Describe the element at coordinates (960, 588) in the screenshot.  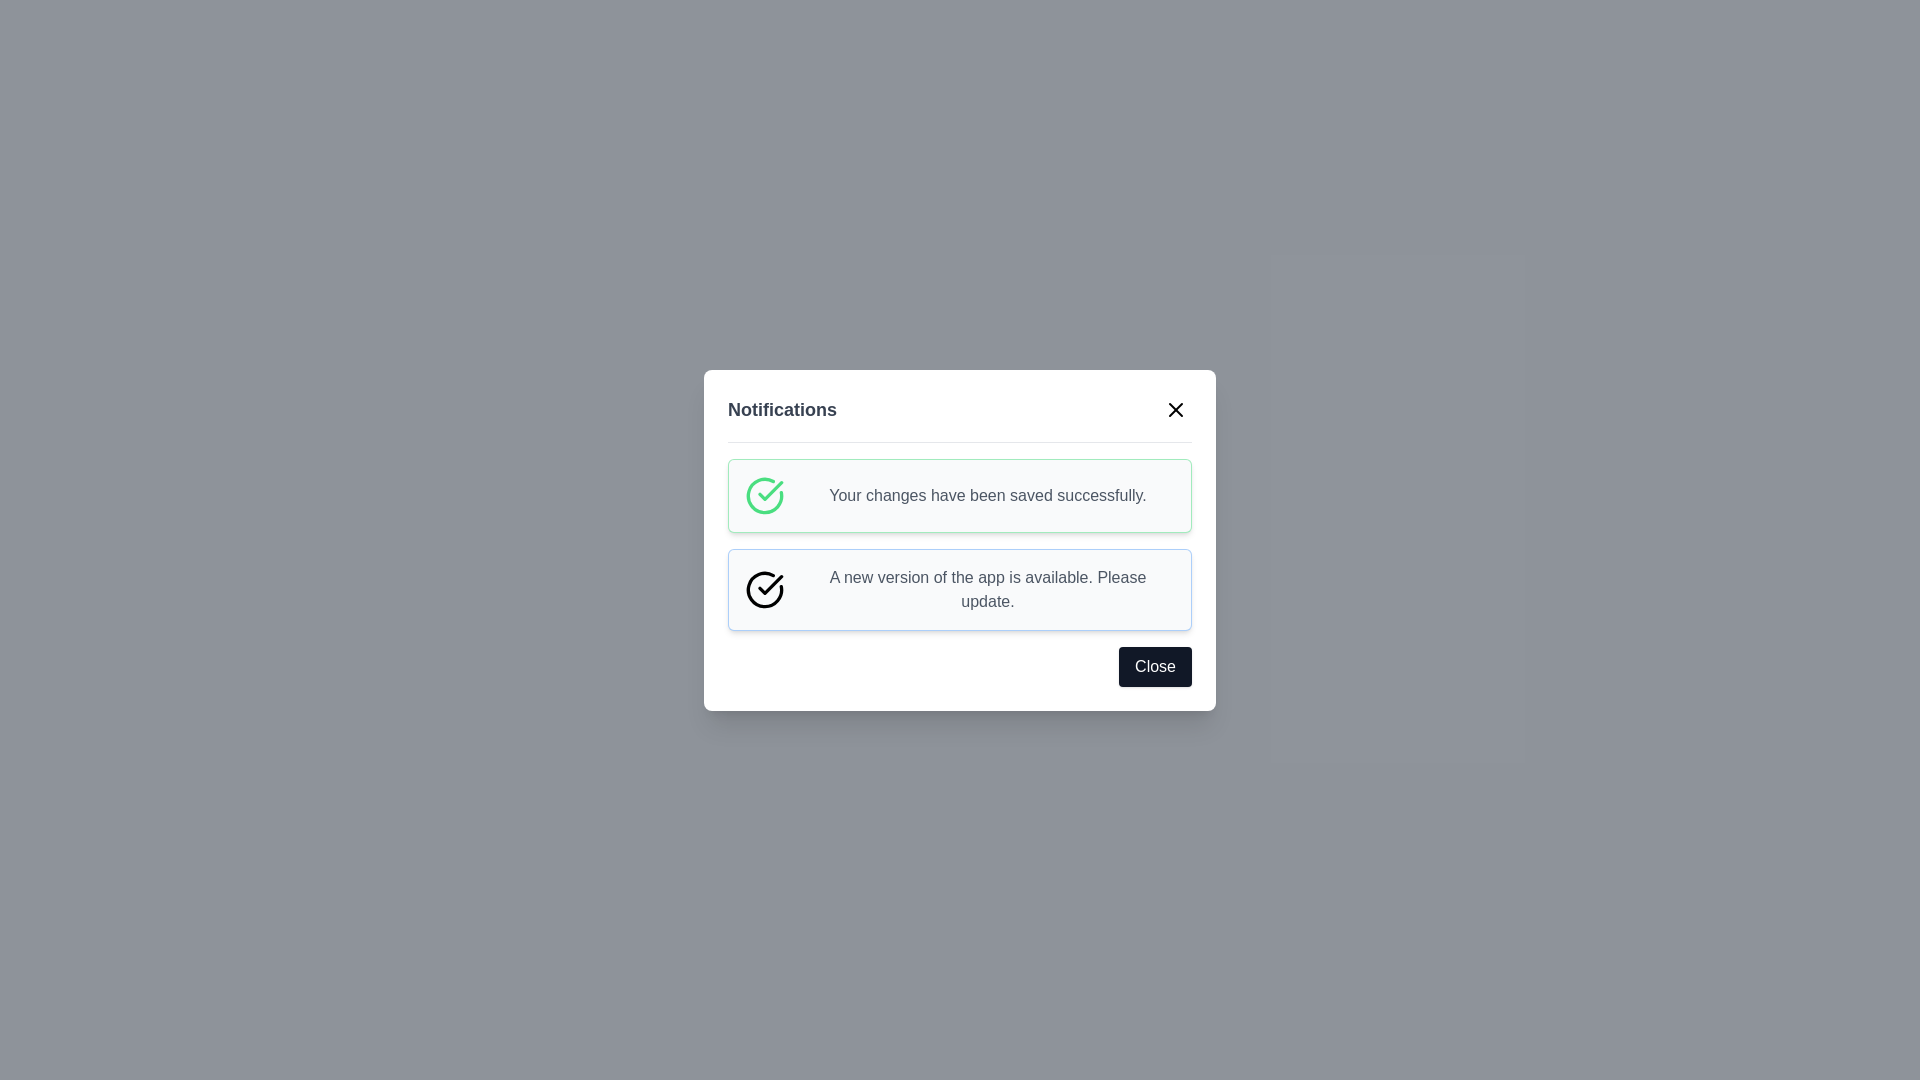
I see `the second Notification alert box that informs the user about a newly available version of the application` at that location.